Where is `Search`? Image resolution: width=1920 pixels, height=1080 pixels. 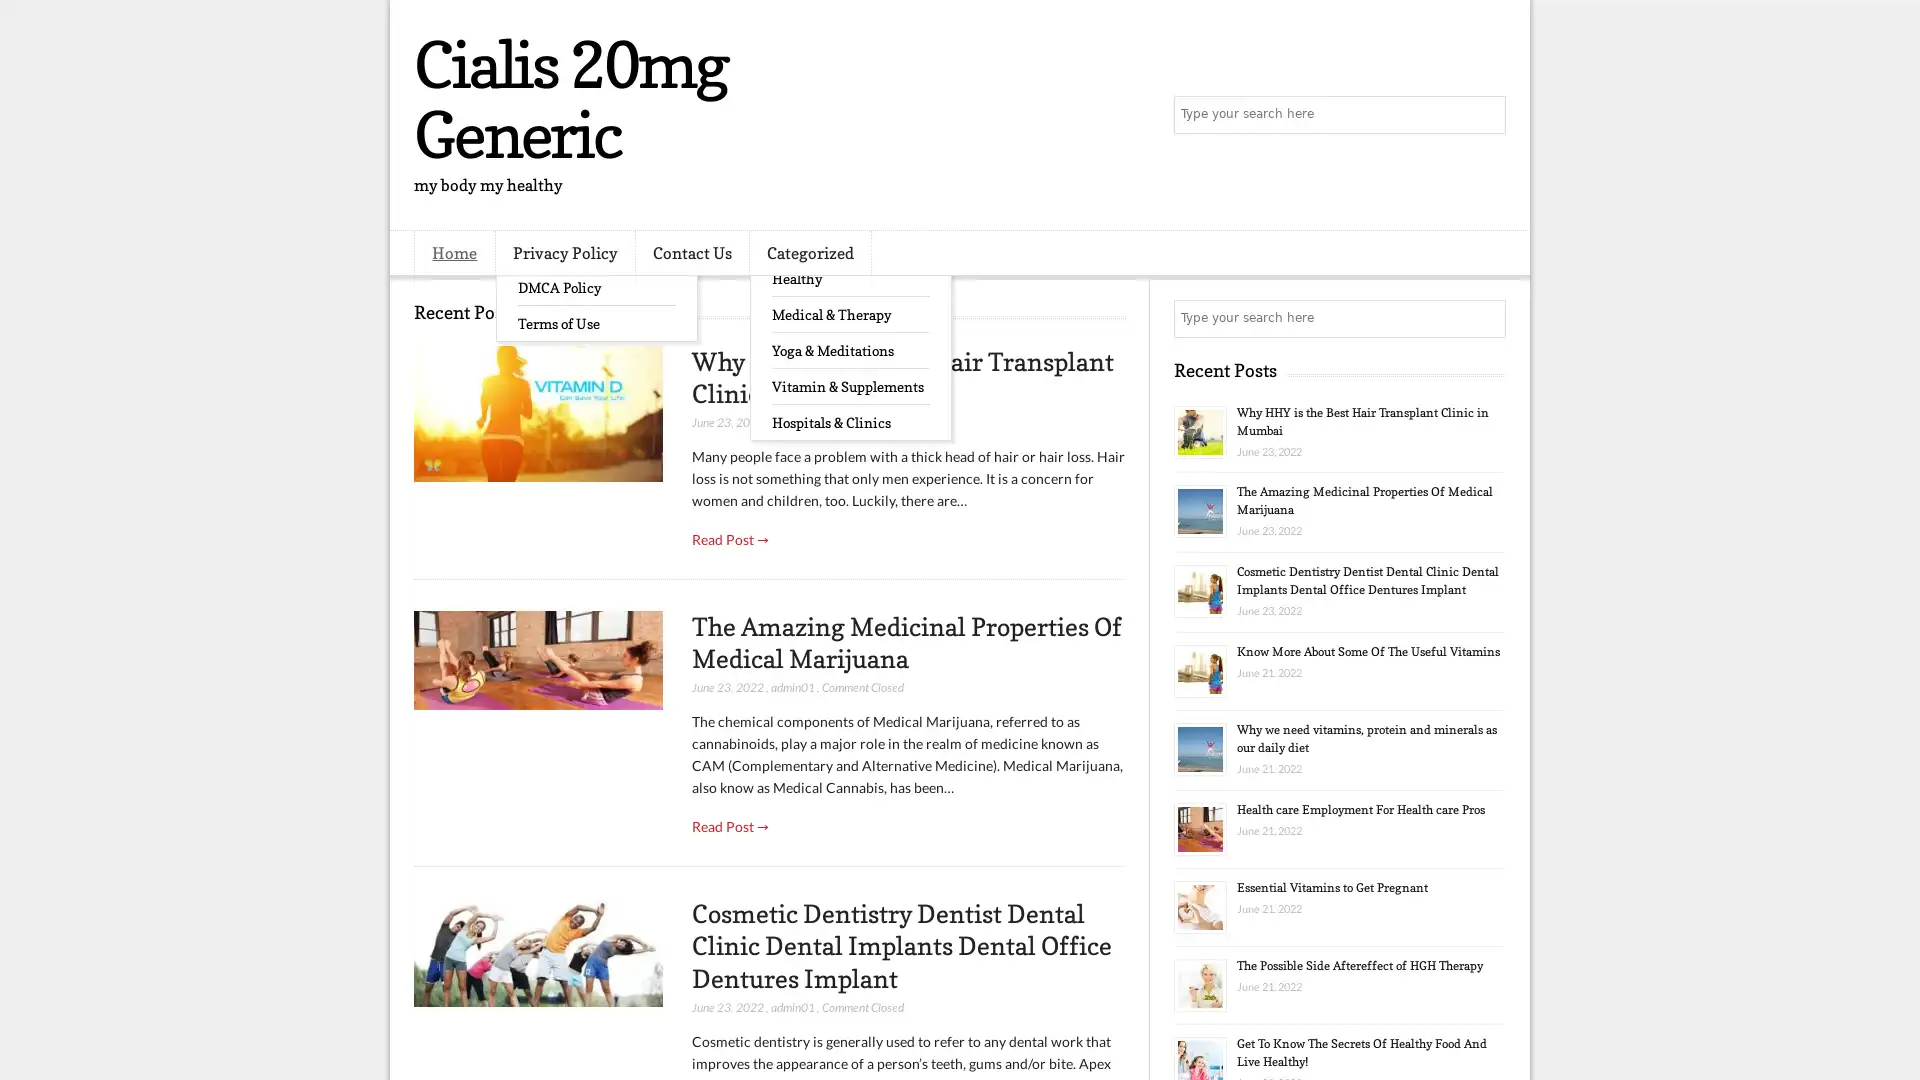 Search is located at coordinates (1485, 115).